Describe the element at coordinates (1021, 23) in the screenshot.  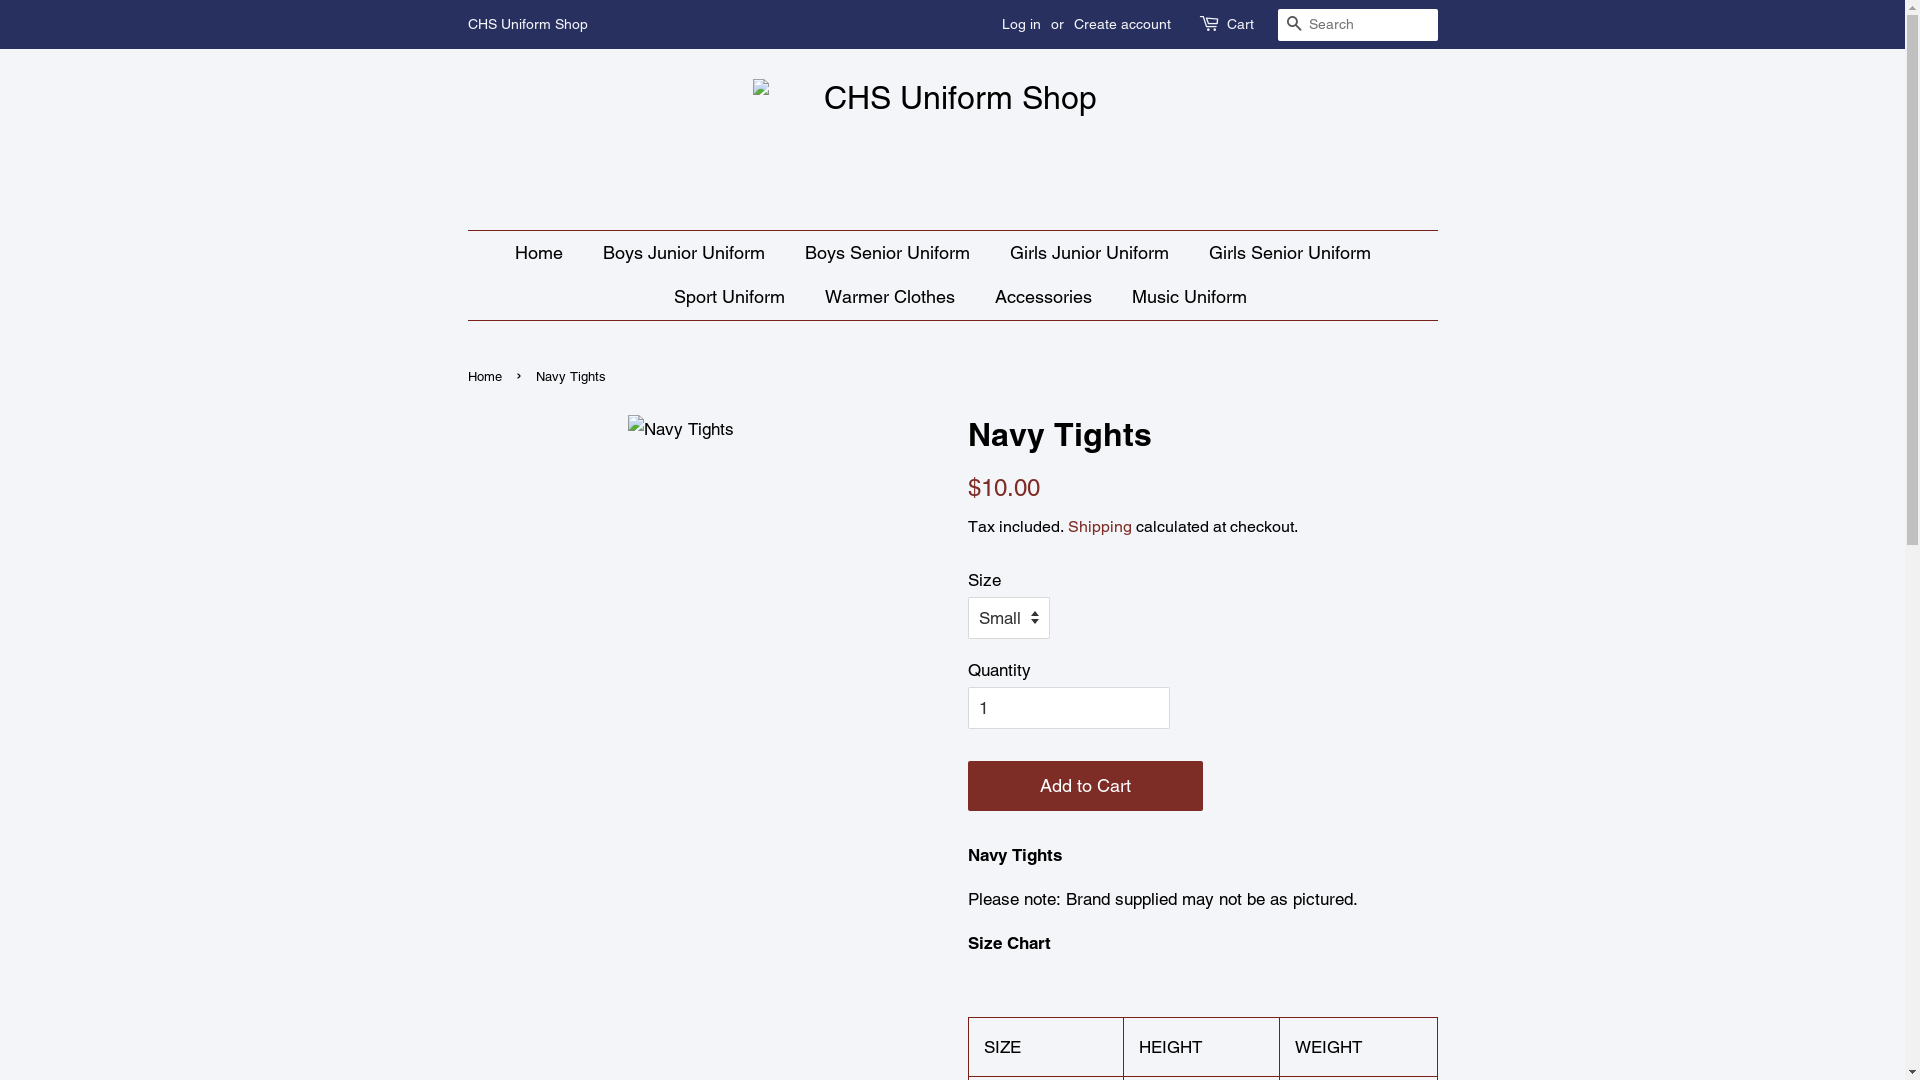
I see `'Log in'` at that location.